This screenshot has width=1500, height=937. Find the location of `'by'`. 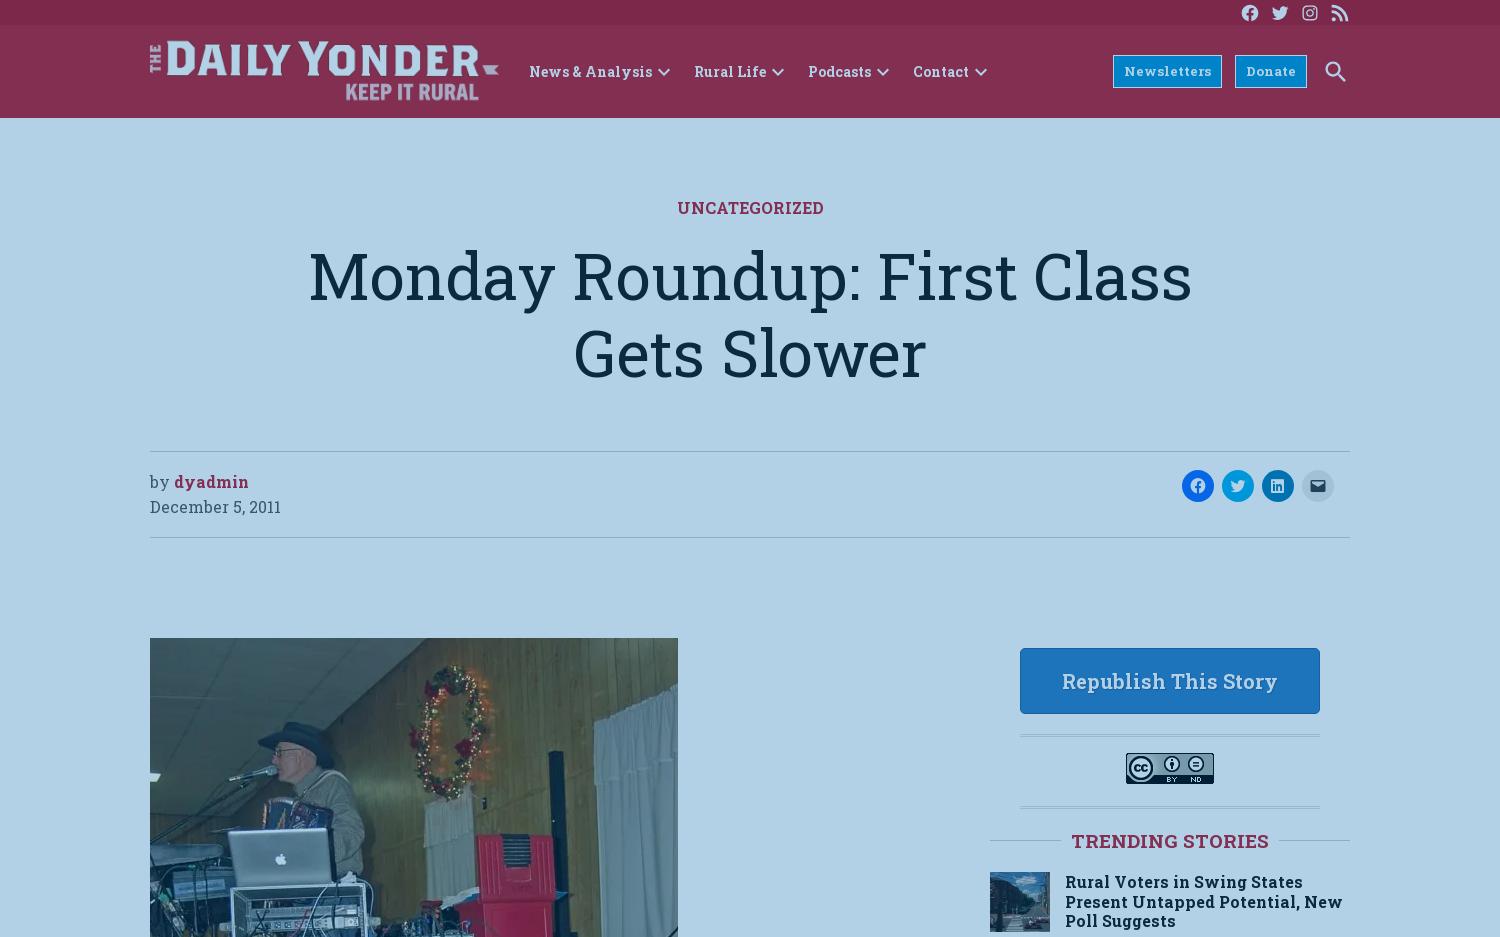

'by' is located at coordinates (160, 480).